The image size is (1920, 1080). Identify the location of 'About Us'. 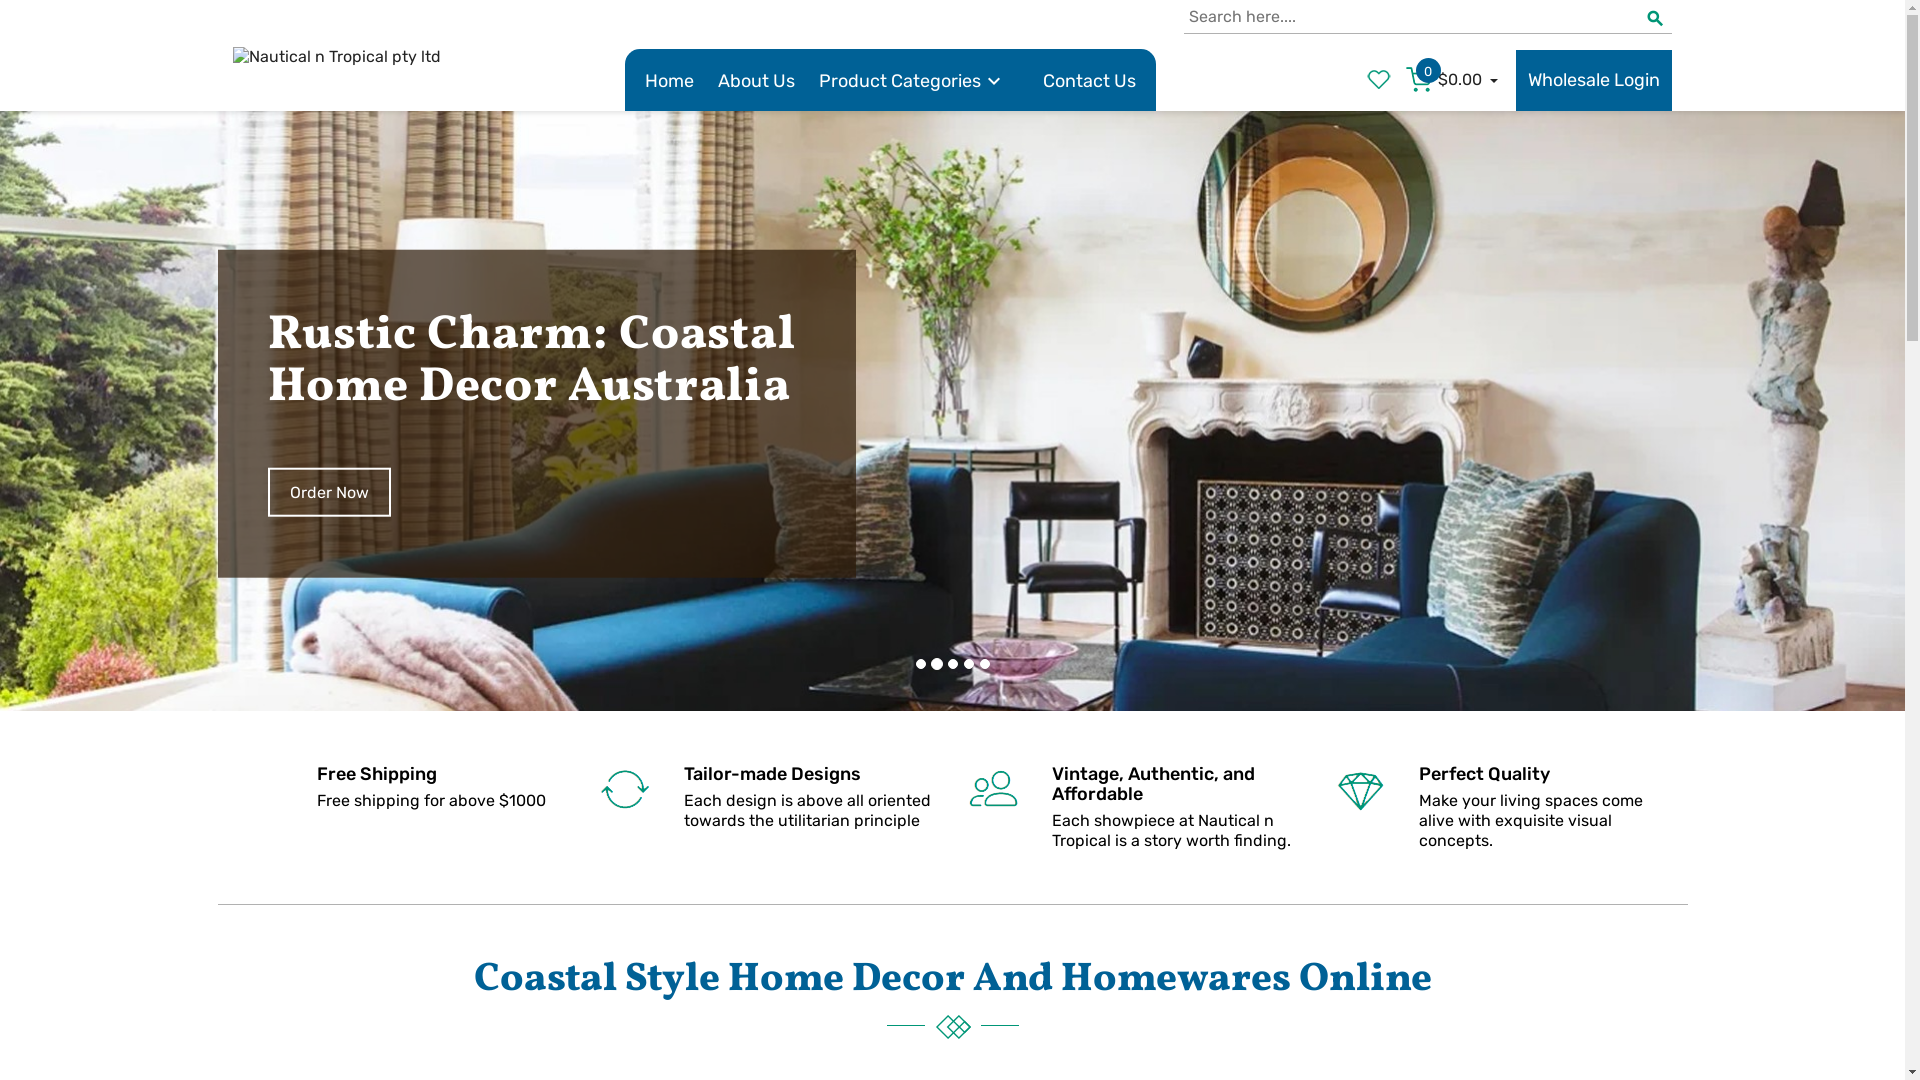
(755, 80).